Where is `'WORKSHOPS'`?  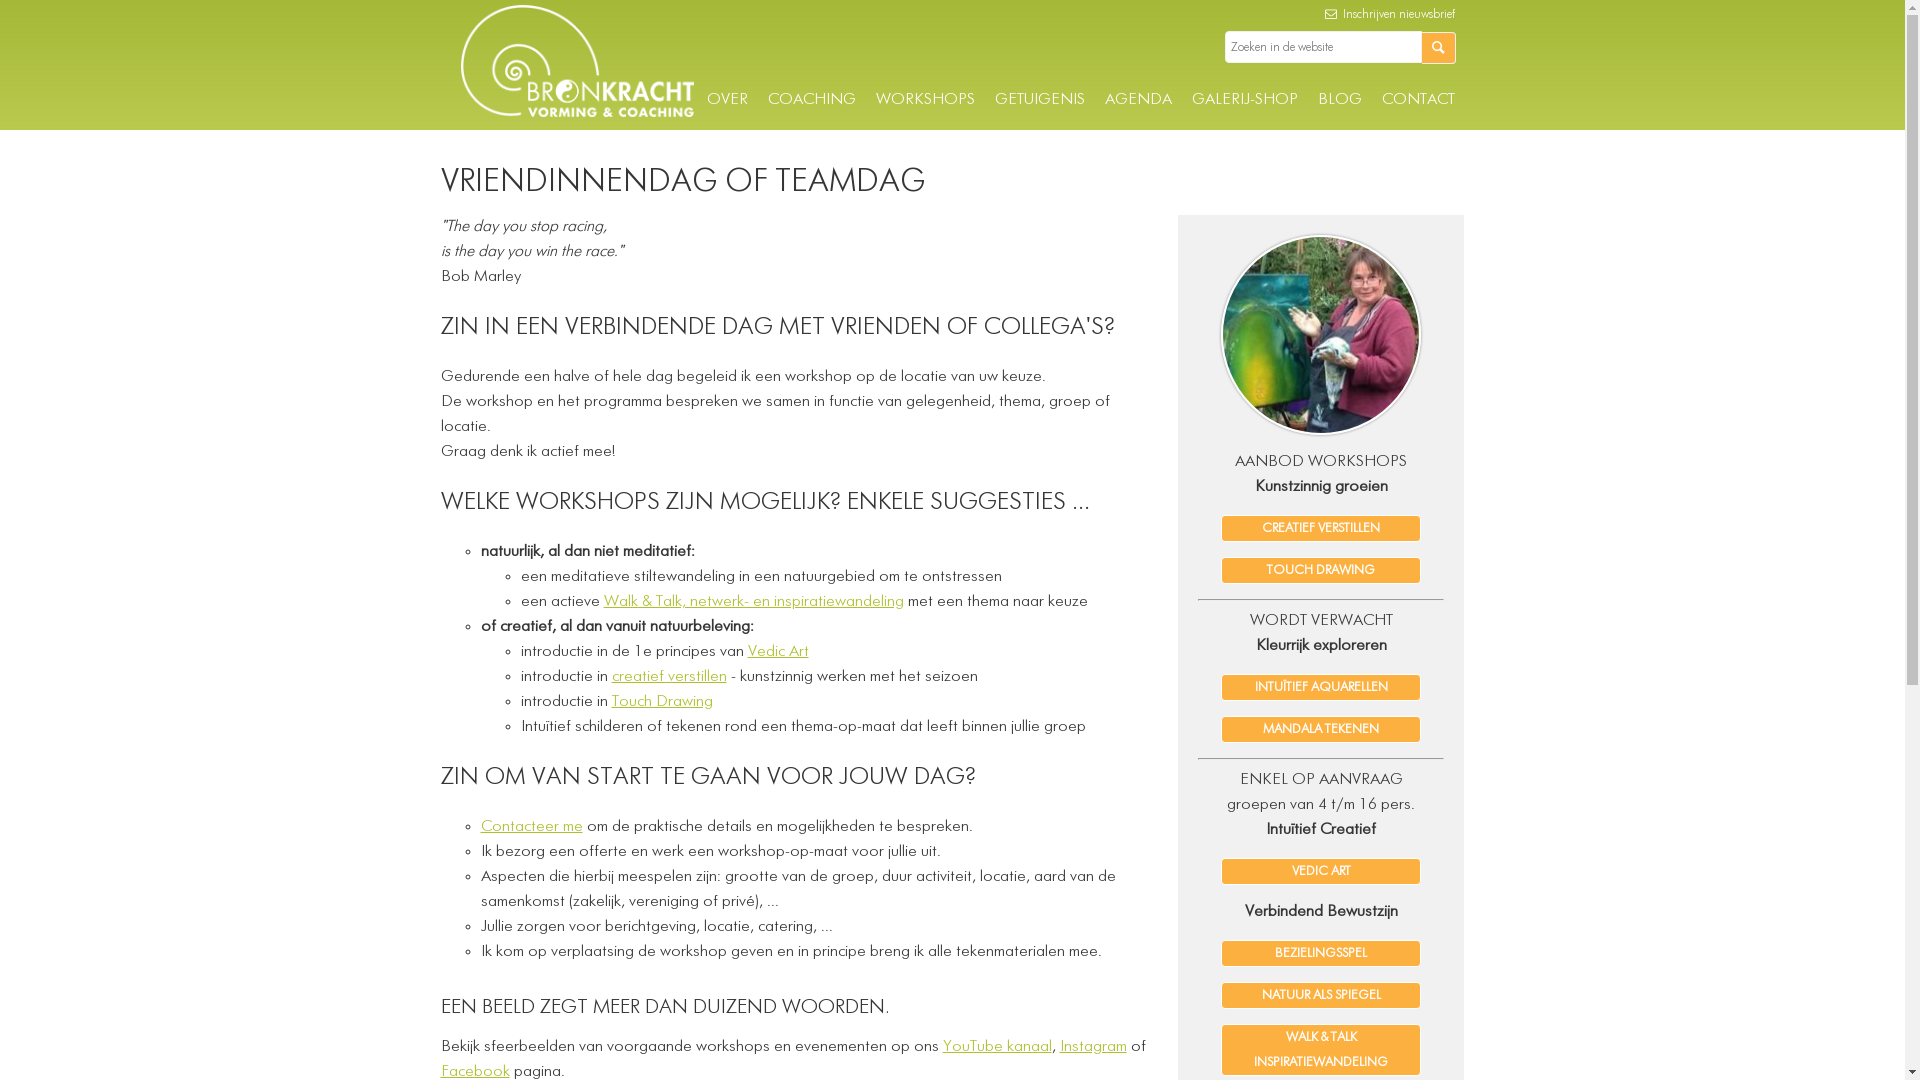
'WORKSHOPS' is located at coordinates (875, 100).